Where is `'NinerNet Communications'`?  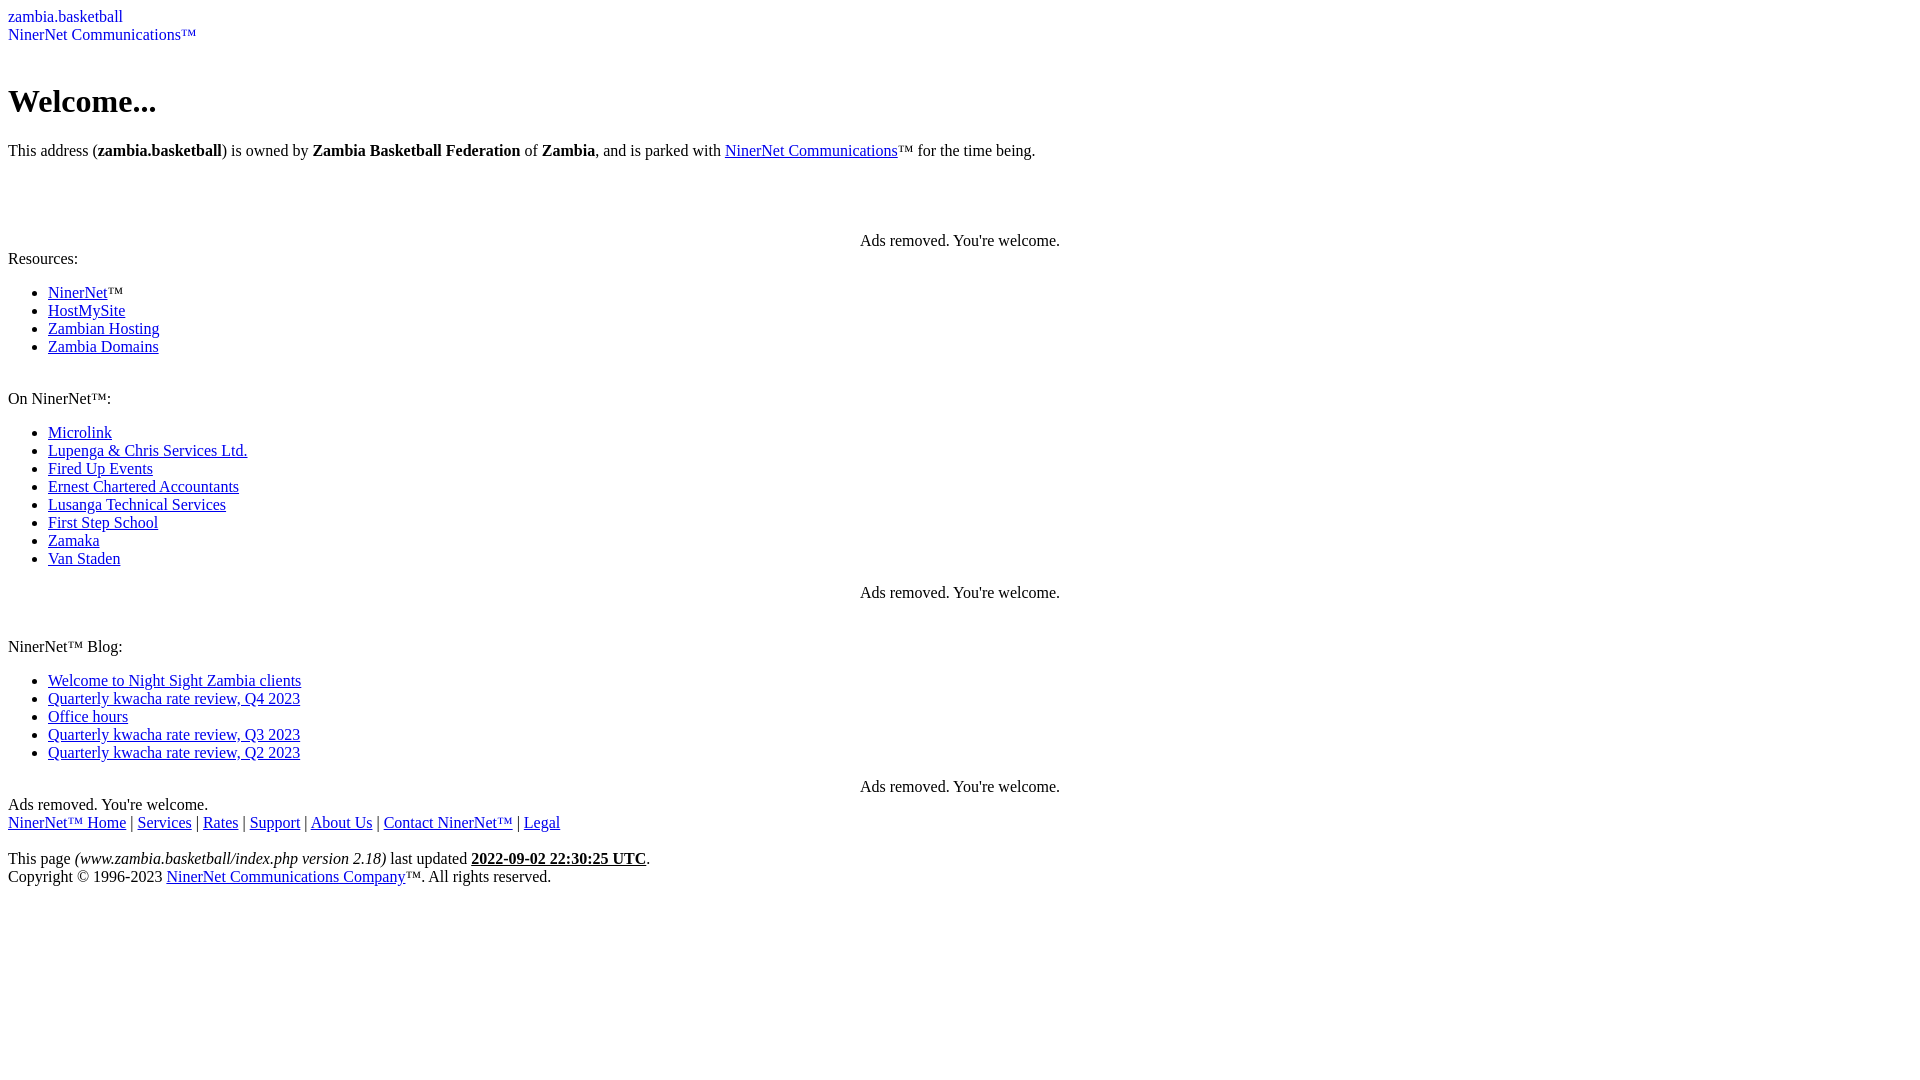
'NinerNet Communications' is located at coordinates (811, 149).